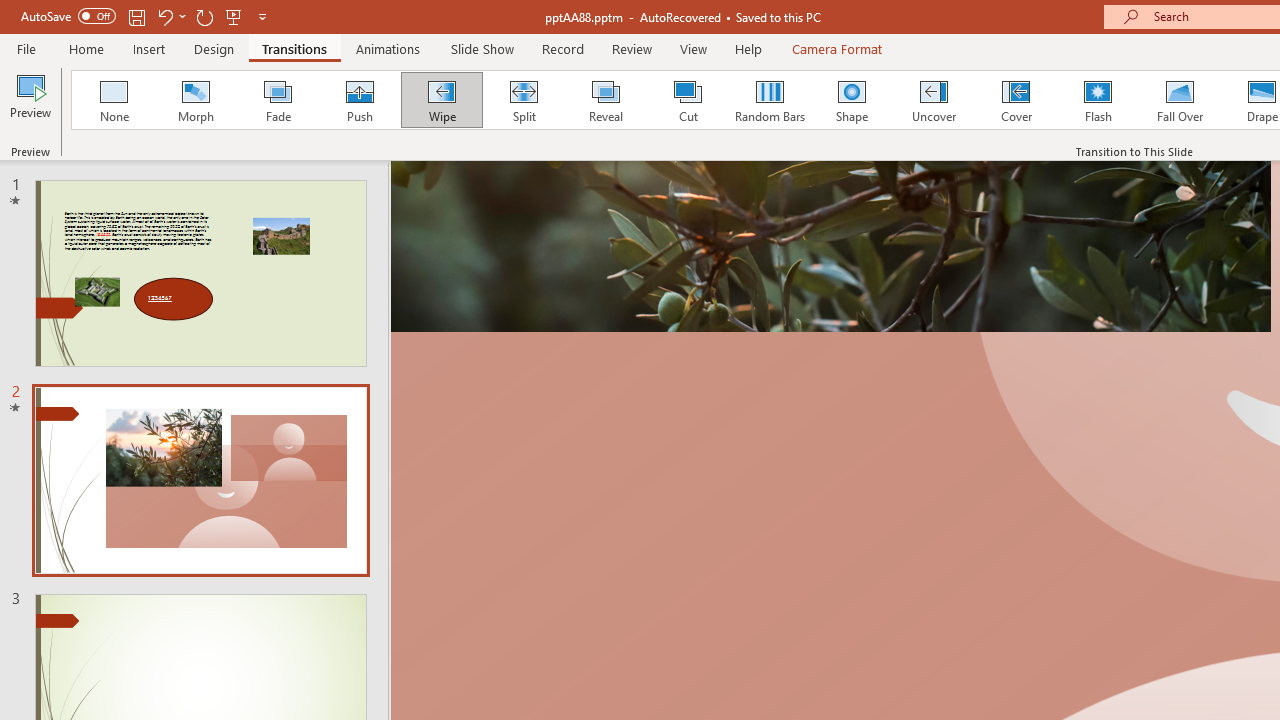  What do you see at coordinates (294, 48) in the screenshot?
I see `'Transitions'` at bounding box center [294, 48].